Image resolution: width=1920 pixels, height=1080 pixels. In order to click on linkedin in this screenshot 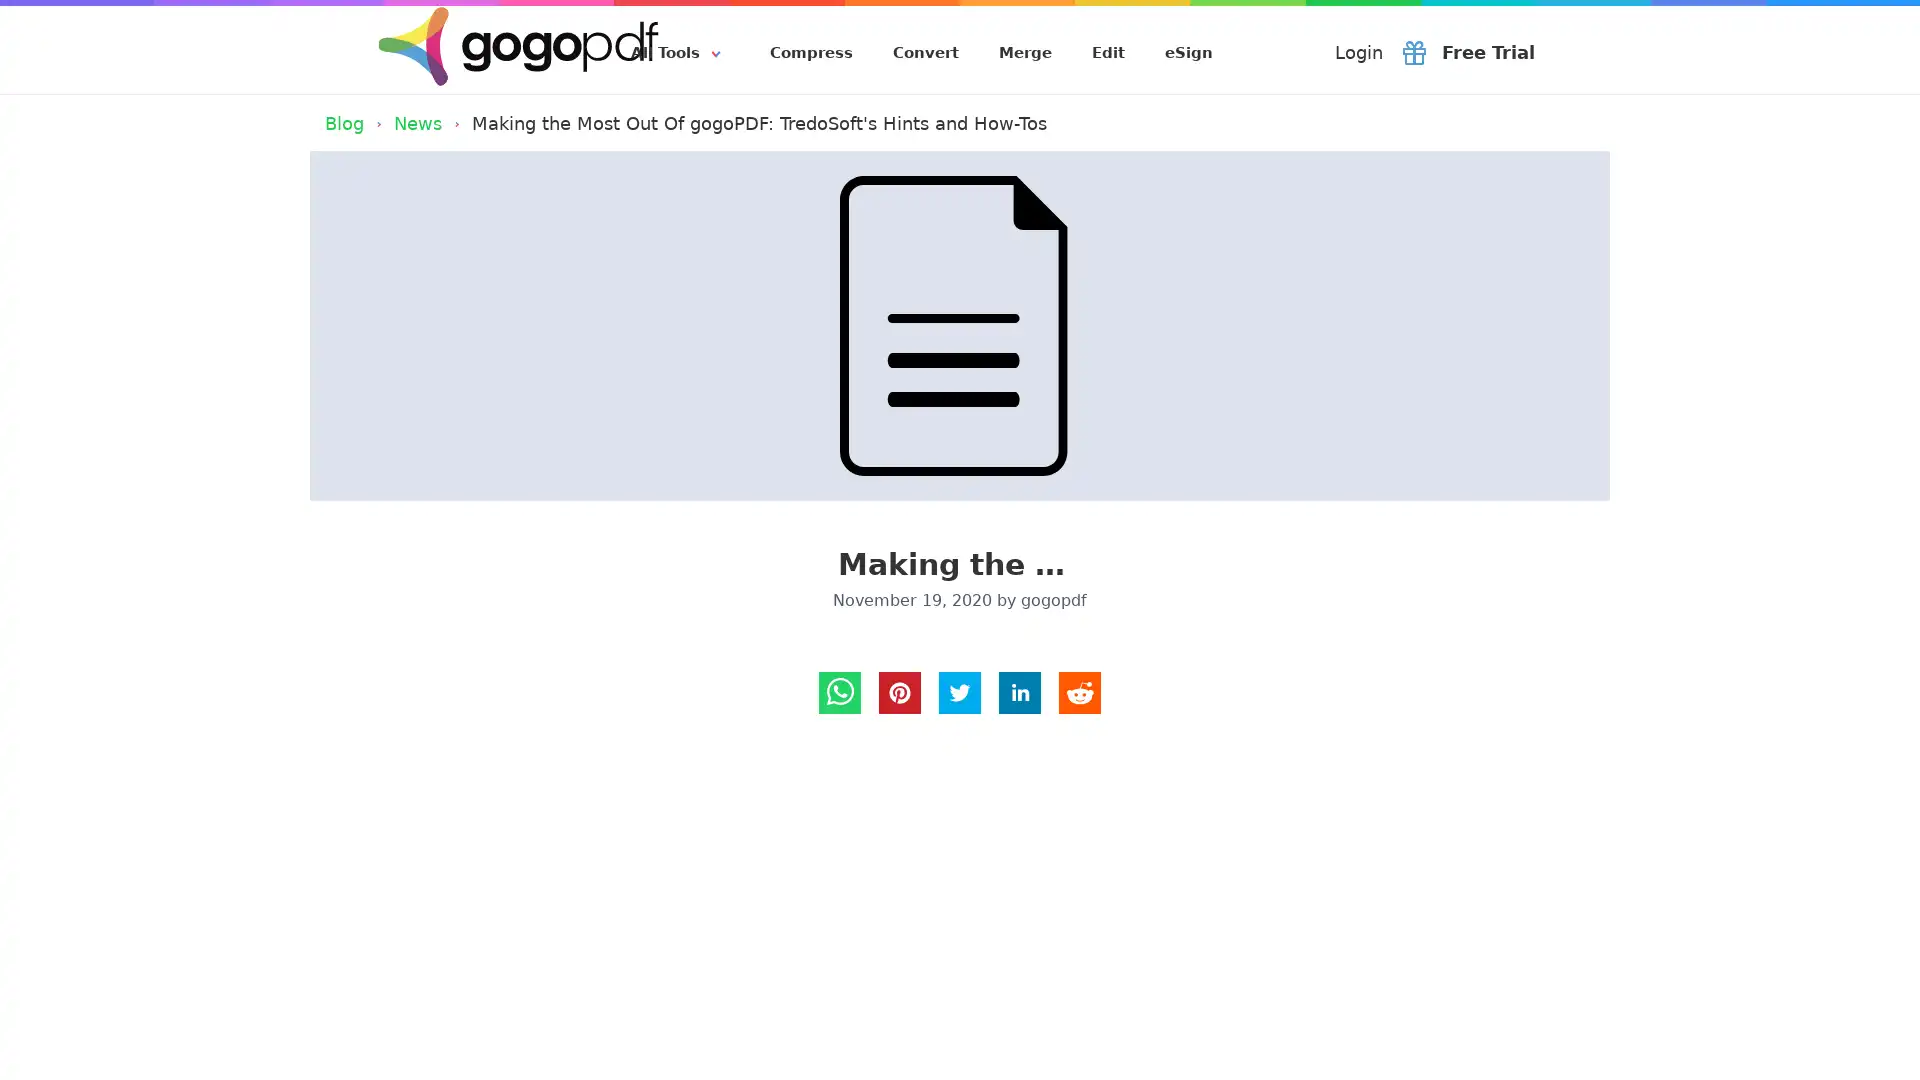, I will do `click(1019, 692)`.